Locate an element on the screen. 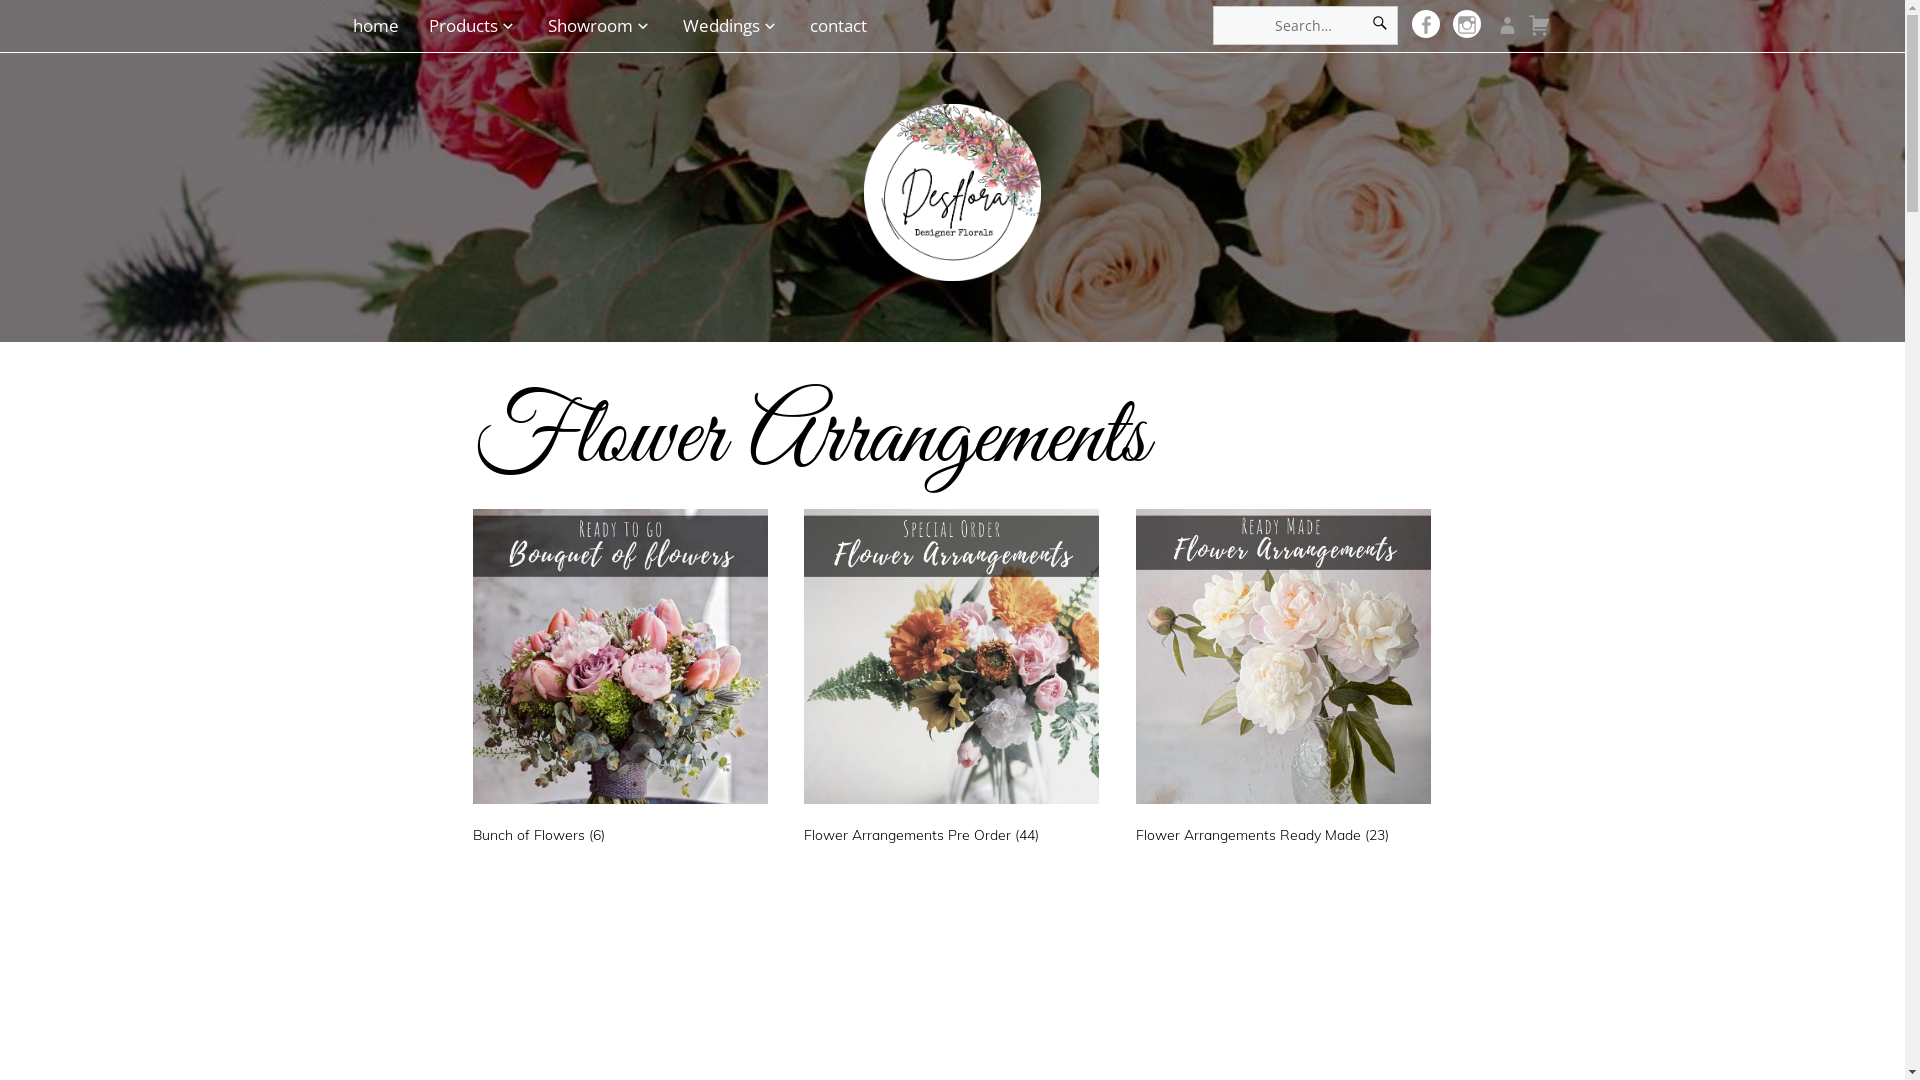 Image resolution: width=1920 pixels, height=1080 pixels. 'Weddings' is located at coordinates (673, 25).